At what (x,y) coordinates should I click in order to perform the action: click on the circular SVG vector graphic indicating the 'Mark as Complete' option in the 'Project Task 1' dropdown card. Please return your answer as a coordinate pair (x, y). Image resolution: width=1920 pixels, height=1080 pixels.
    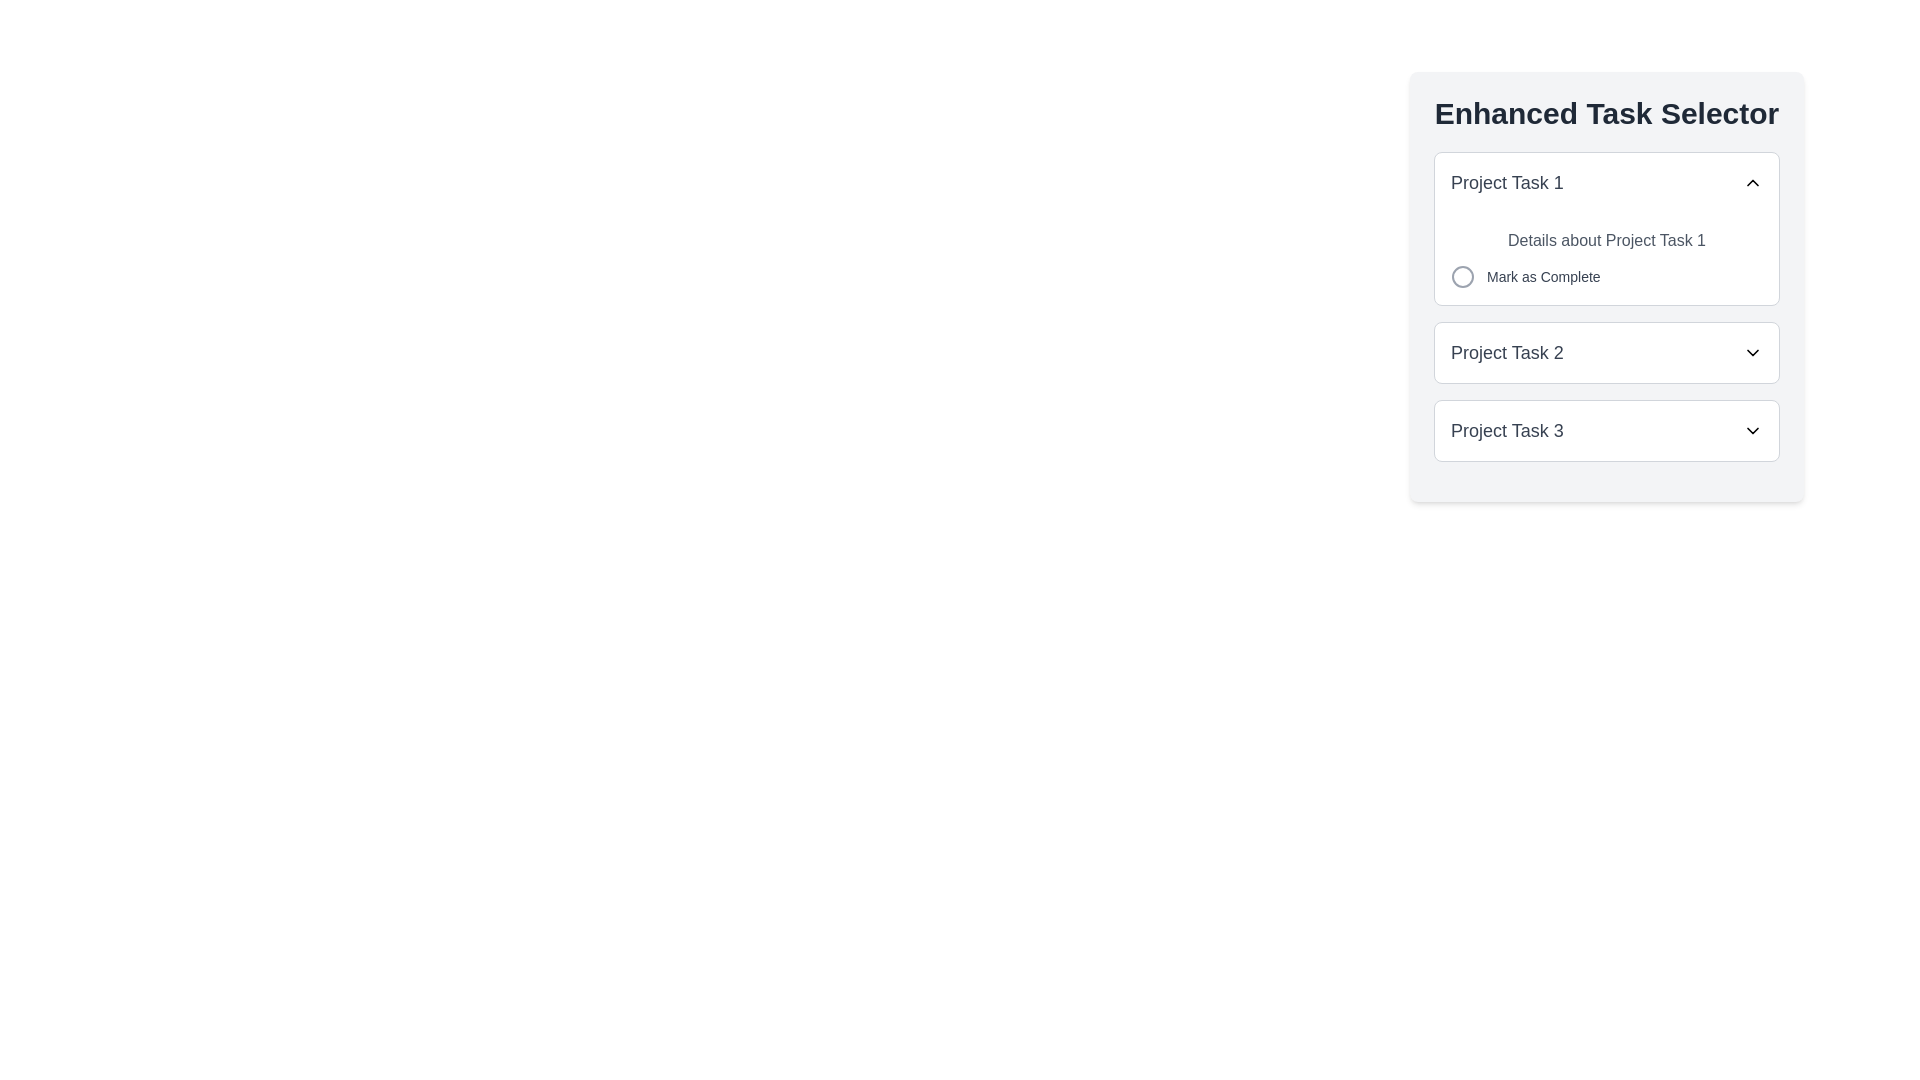
    Looking at the image, I should click on (1463, 277).